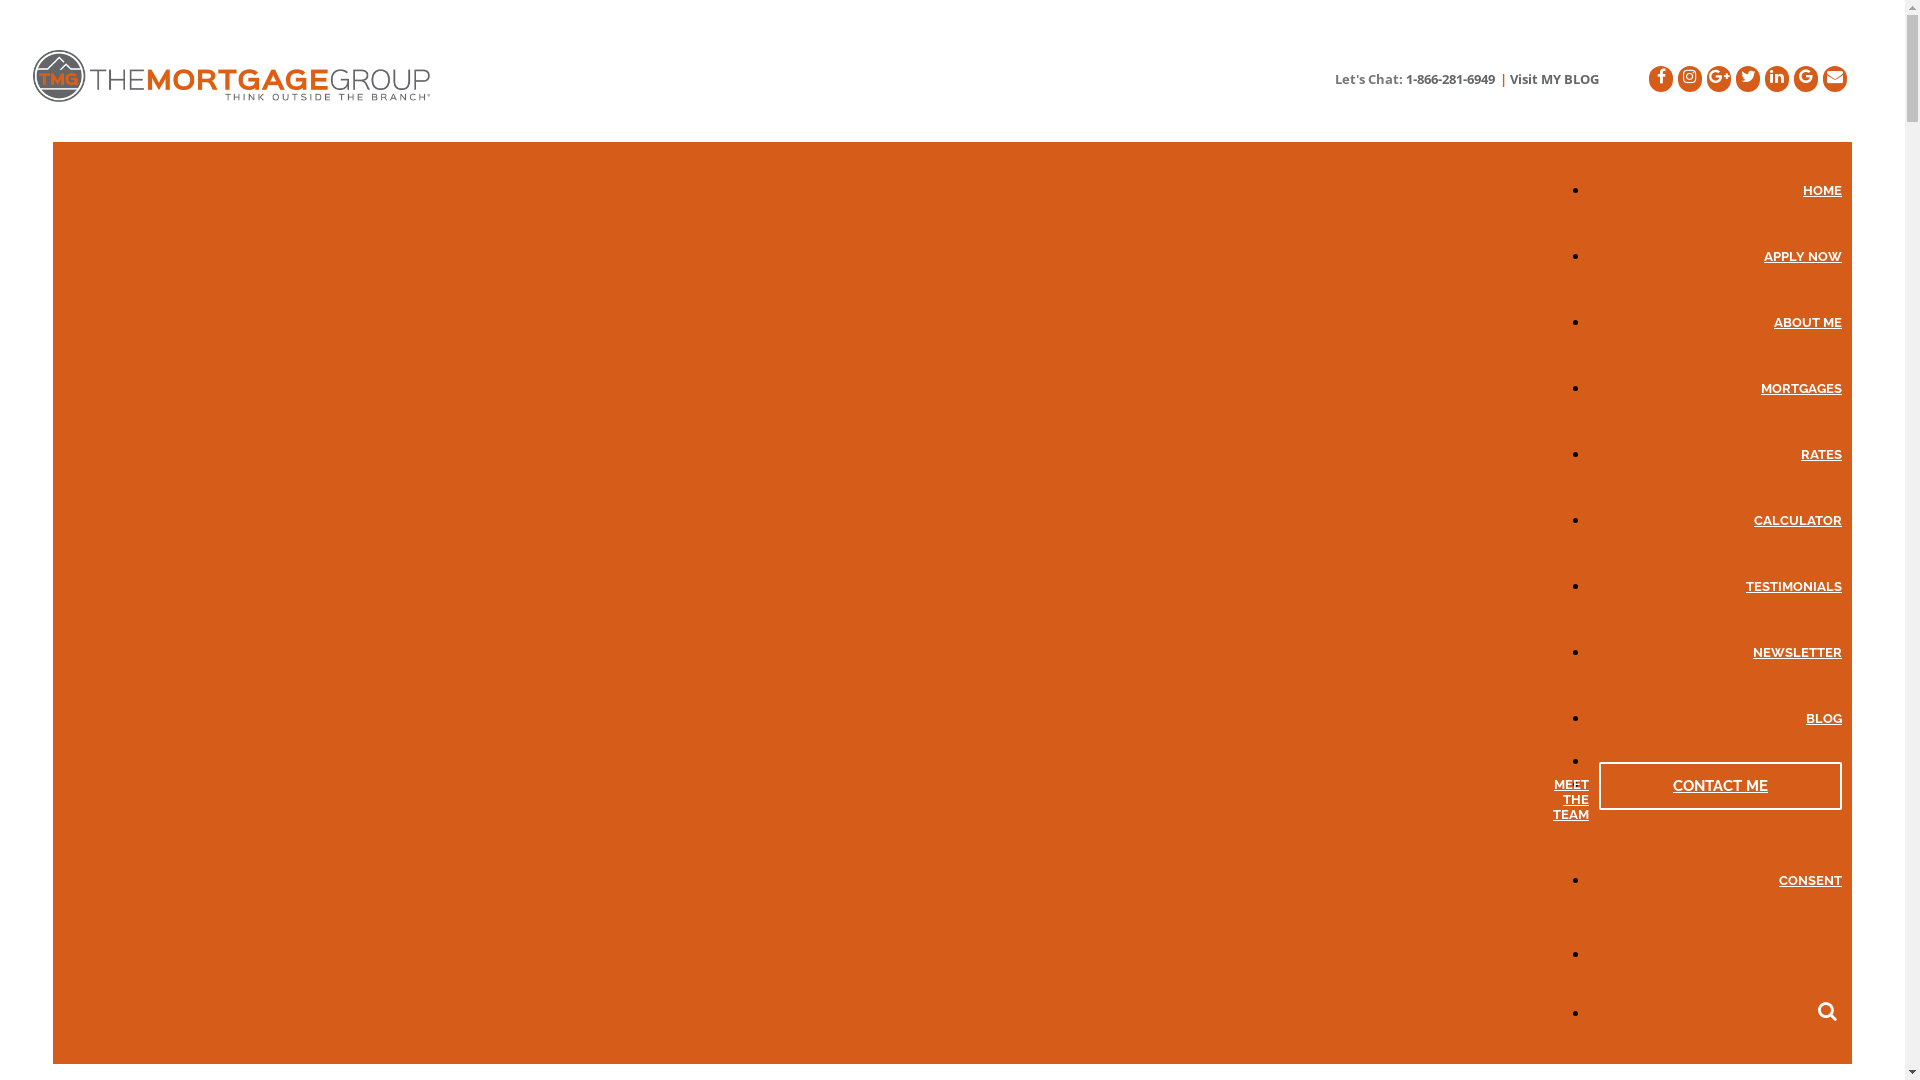 The height and width of the screenshot is (1080, 1920). What do you see at coordinates (1405, 77) in the screenshot?
I see `'1-866-281-6949'` at bounding box center [1405, 77].